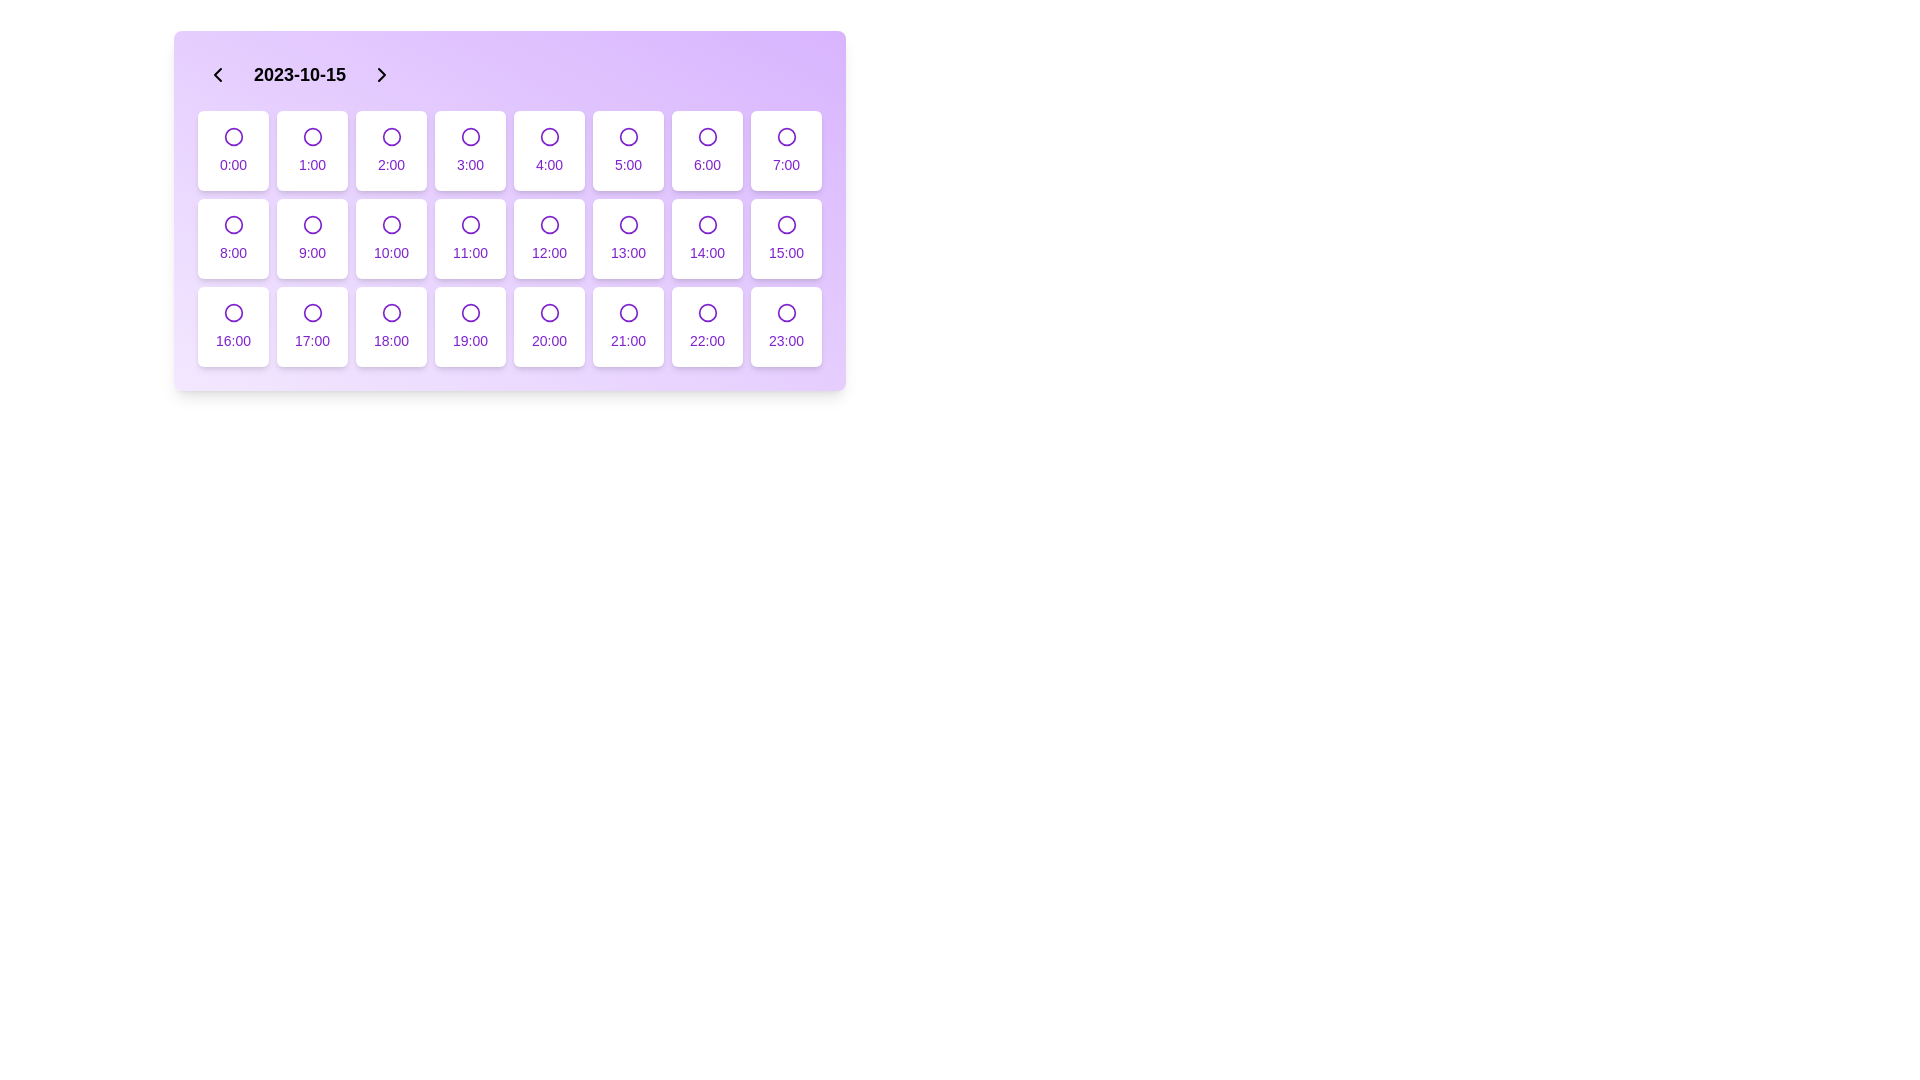  What do you see at coordinates (311, 149) in the screenshot?
I see `the button representing the time slot '1:00', which is the second button from the left on the top row of a 4x6 grid layout` at bounding box center [311, 149].